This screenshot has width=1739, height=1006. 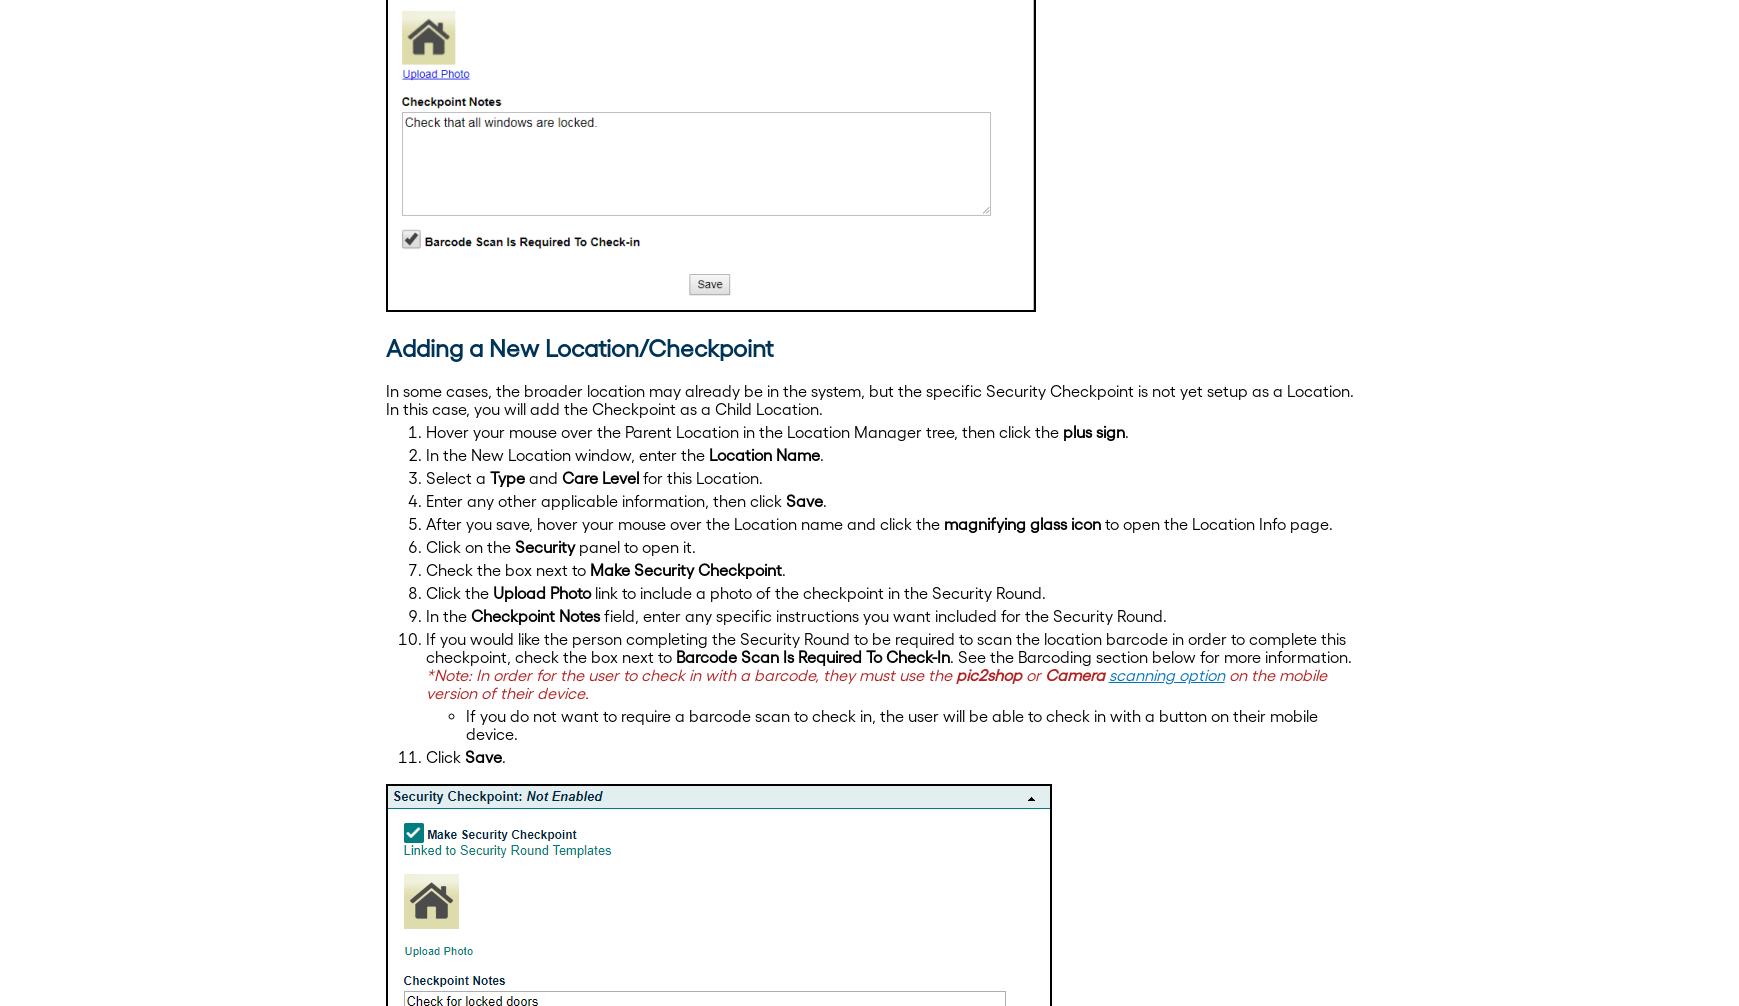 What do you see at coordinates (875, 683) in the screenshot?
I see `'on the mobile version of their device.'` at bounding box center [875, 683].